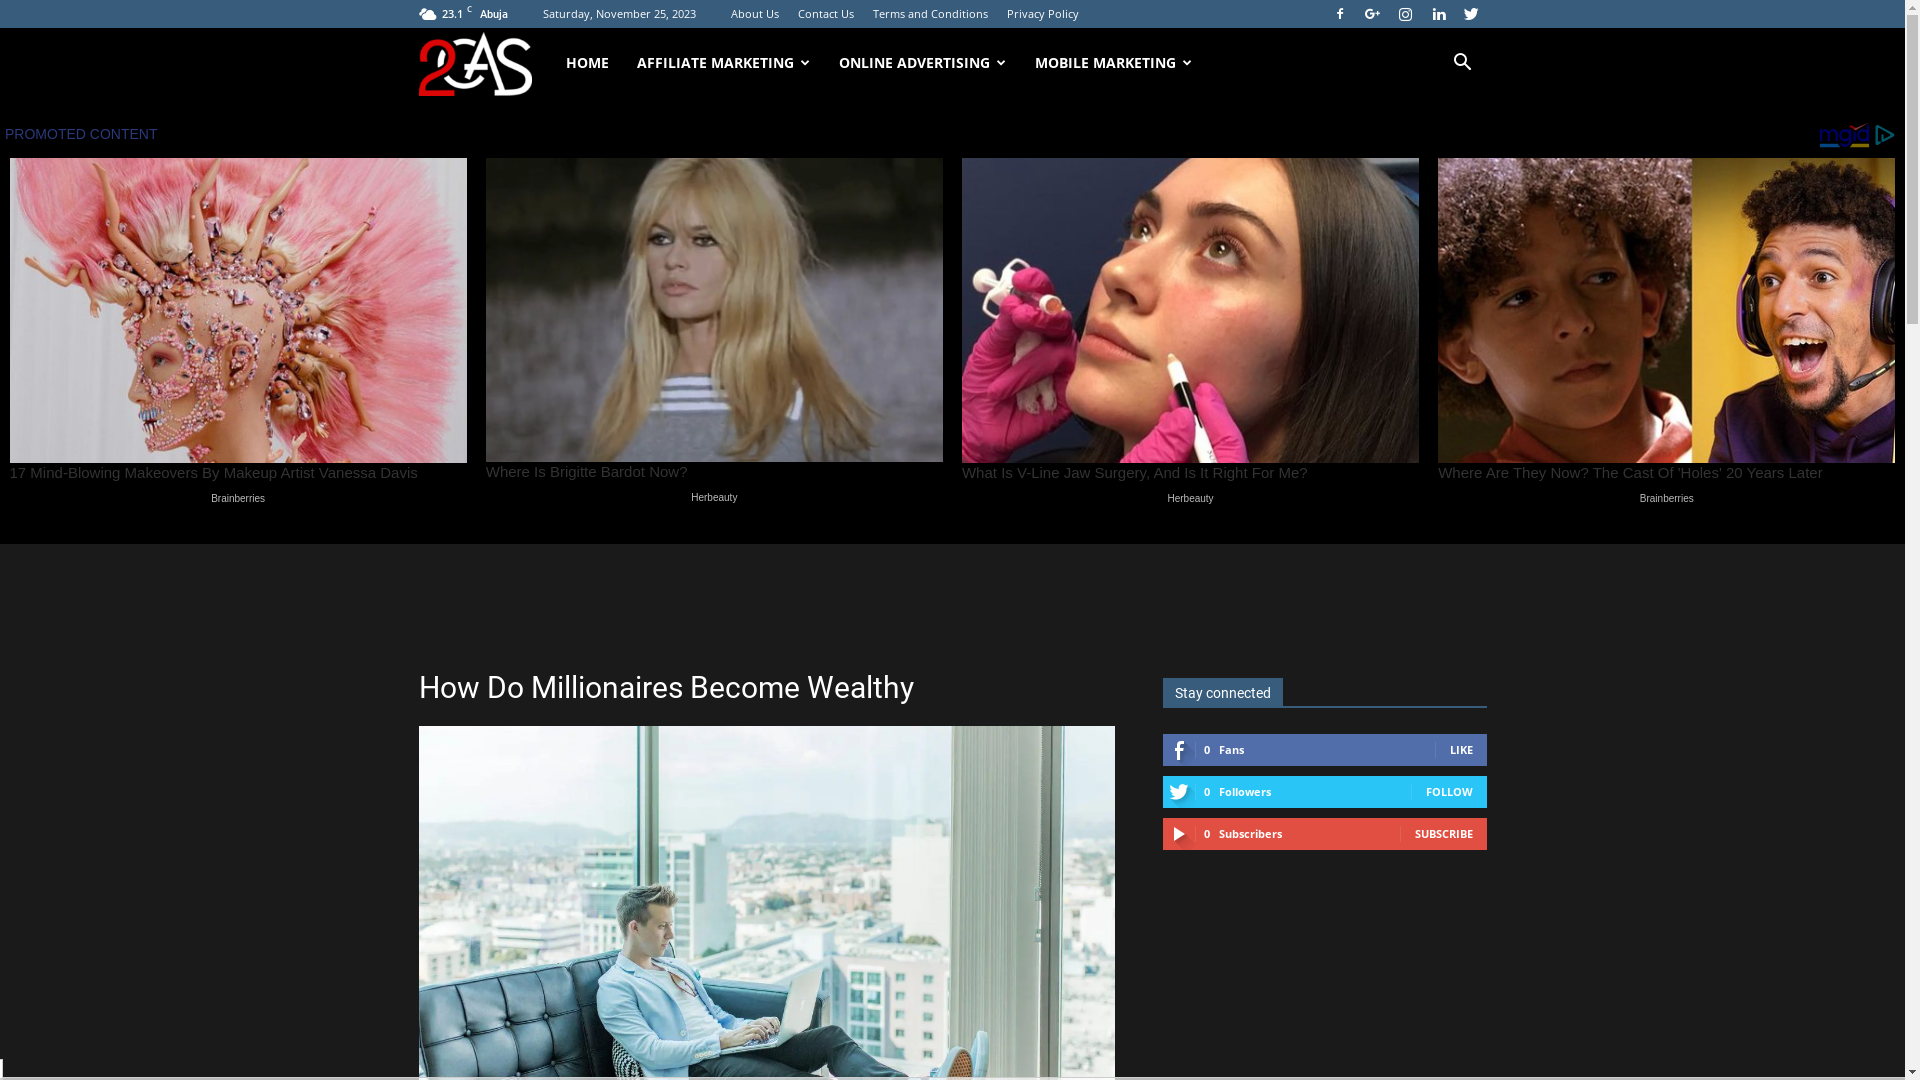 The image size is (1920, 1080). What do you see at coordinates (1461, 749) in the screenshot?
I see `'LIKE'` at bounding box center [1461, 749].